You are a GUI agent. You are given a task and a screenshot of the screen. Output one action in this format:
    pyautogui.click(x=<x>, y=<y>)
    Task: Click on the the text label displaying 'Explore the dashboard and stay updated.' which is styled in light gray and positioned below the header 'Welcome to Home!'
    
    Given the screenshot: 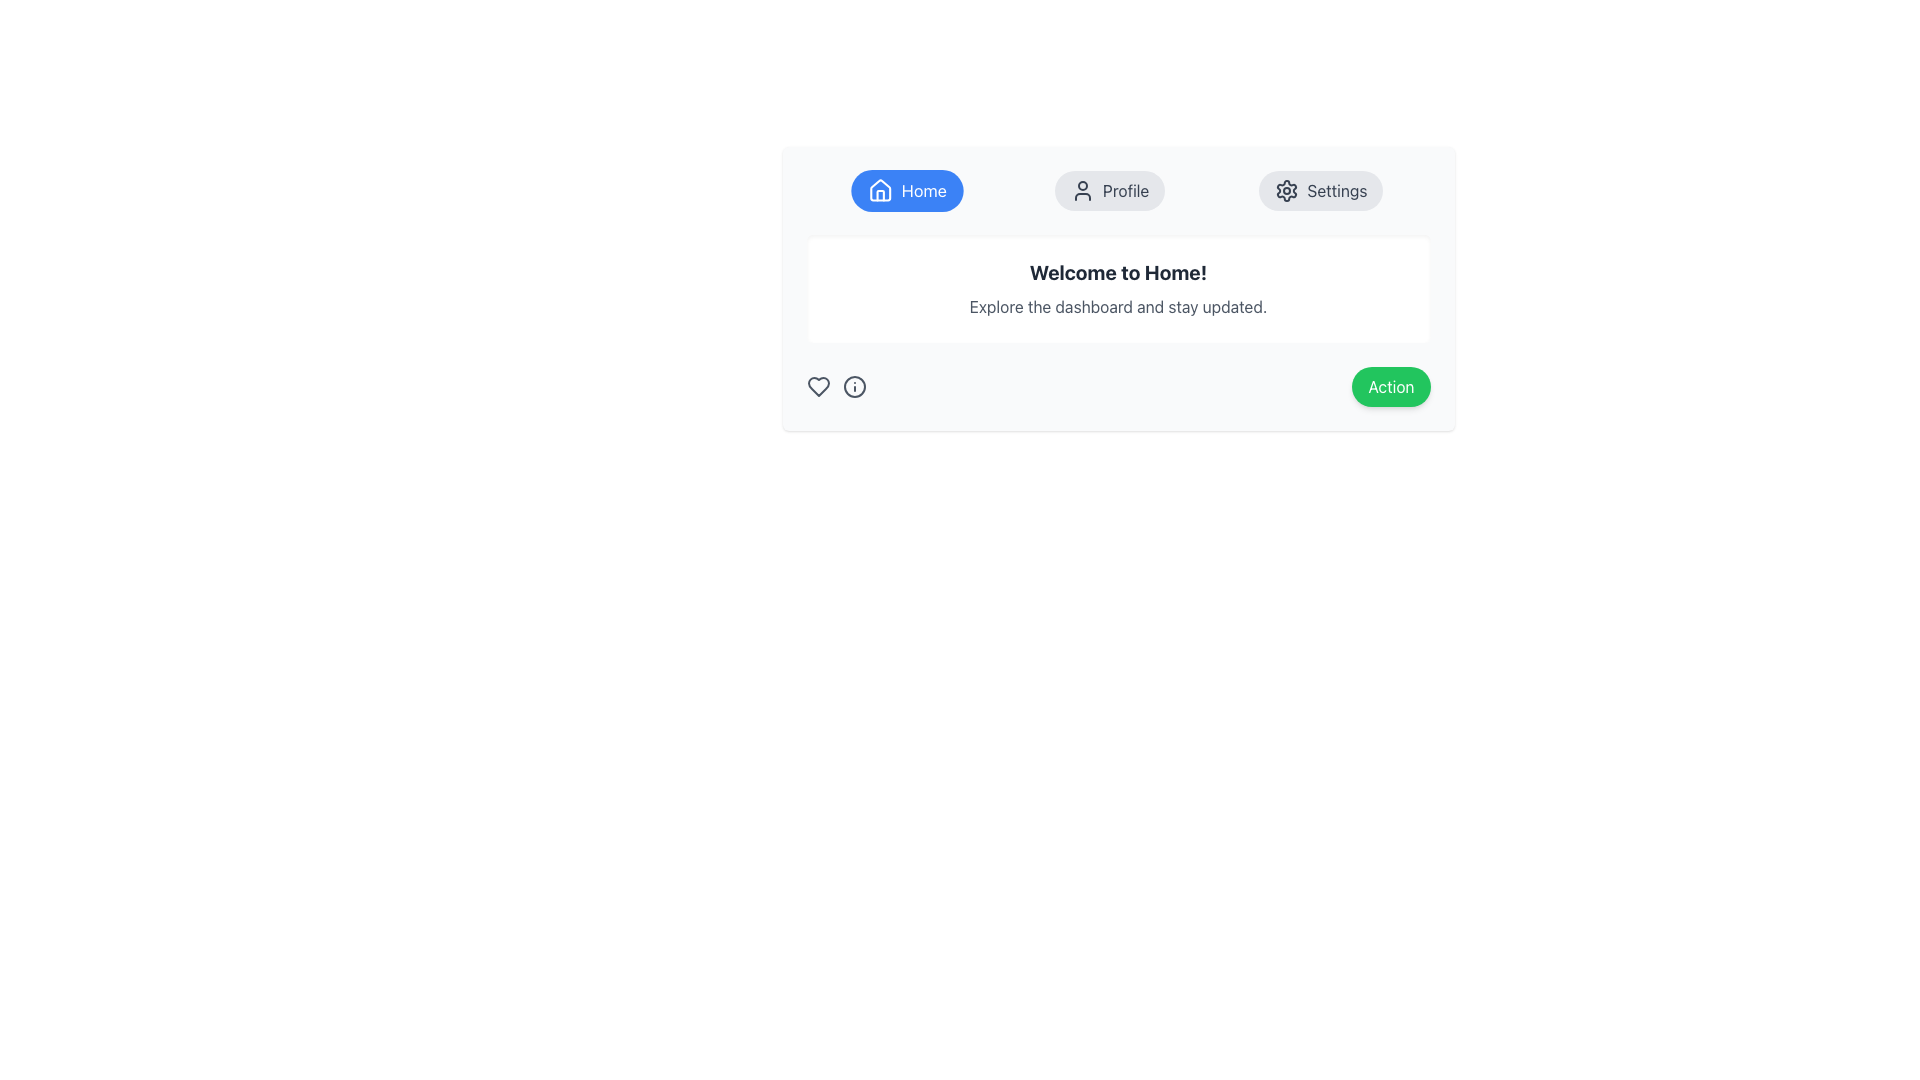 What is the action you would take?
    pyautogui.click(x=1117, y=307)
    